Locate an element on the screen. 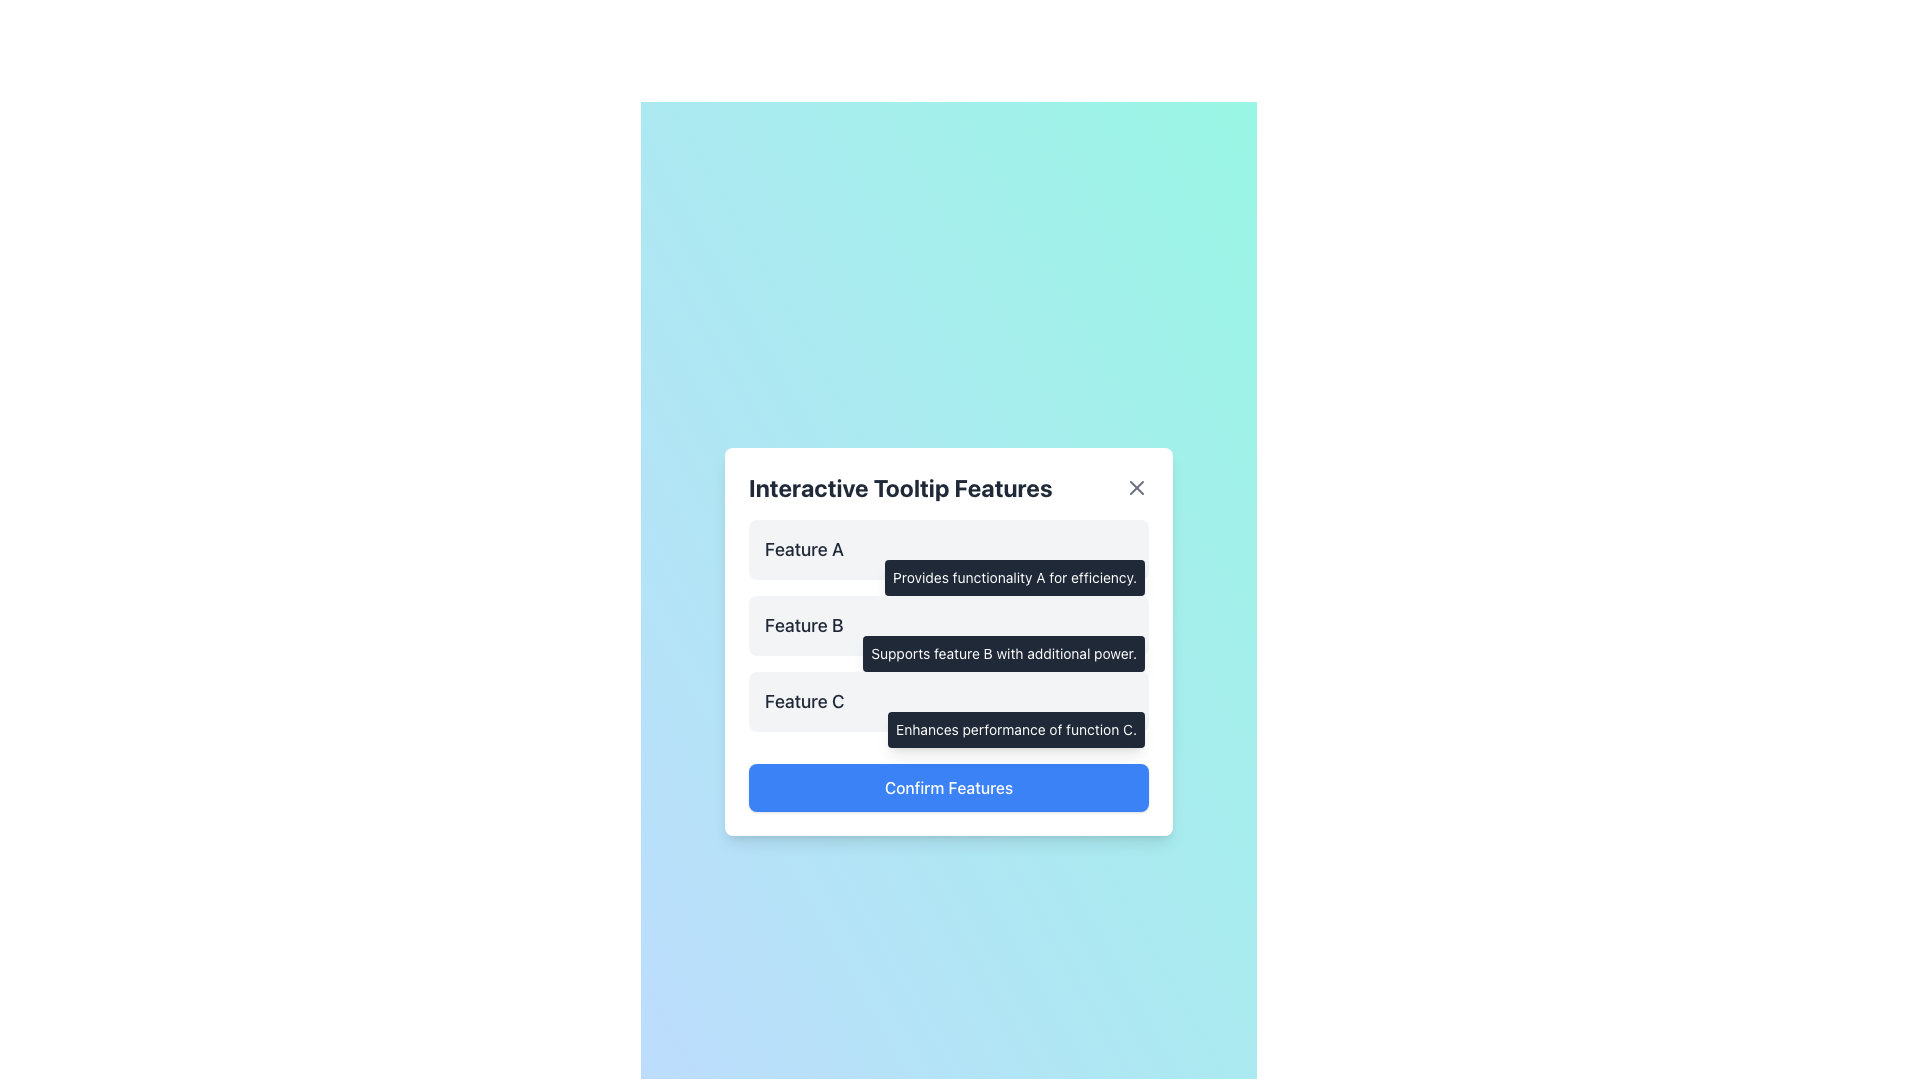 This screenshot has height=1080, width=1920. the 'Confirm Features' button, which is a horizontally-aligned button with rounded corners, vibrant blue color, and white bold text, located at the bottom of the 'Interactive Tooltip Features' modal is located at coordinates (948, 778).